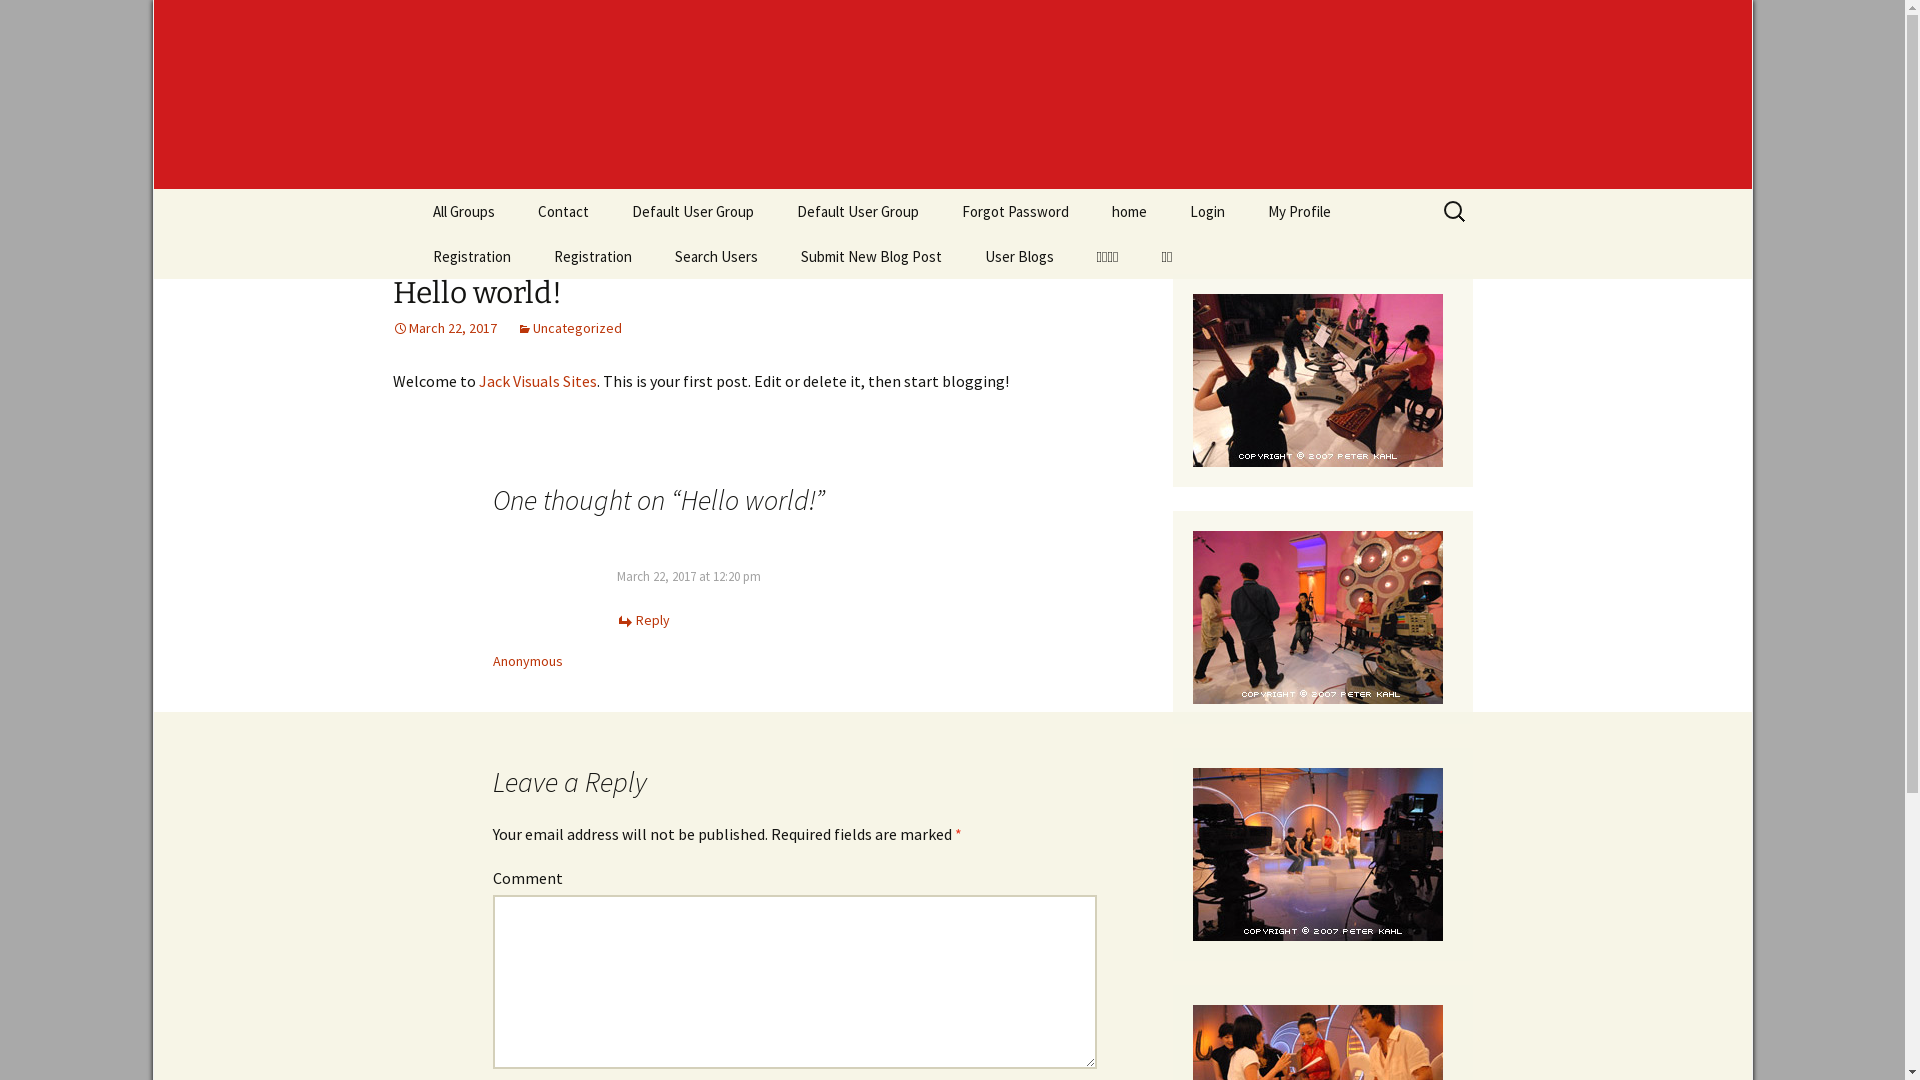 Image resolution: width=1920 pixels, height=1080 pixels. Describe the element at coordinates (411, 188) in the screenshot. I see `'Skip to content'` at that location.